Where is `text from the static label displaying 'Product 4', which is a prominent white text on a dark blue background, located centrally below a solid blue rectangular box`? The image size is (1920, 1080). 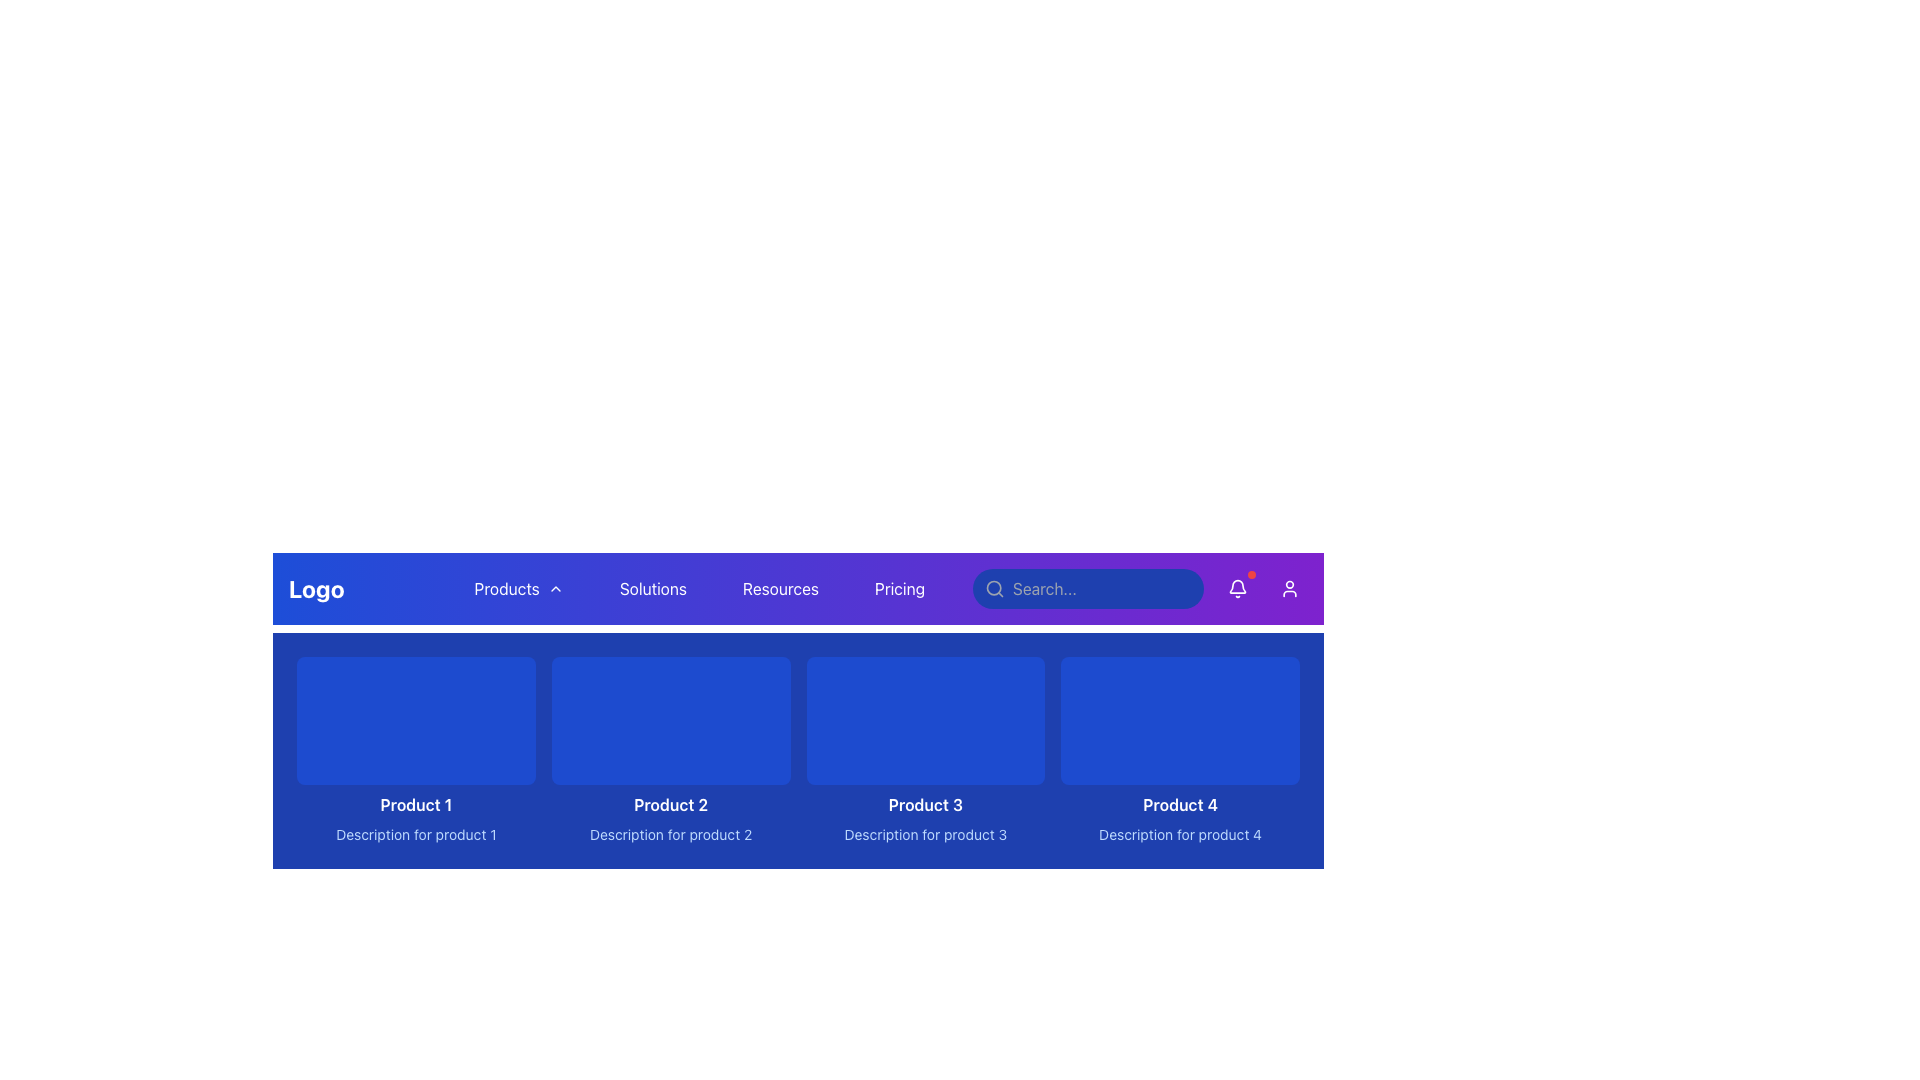 text from the static label displaying 'Product 4', which is a prominent white text on a dark blue background, located centrally below a solid blue rectangular box is located at coordinates (1180, 804).